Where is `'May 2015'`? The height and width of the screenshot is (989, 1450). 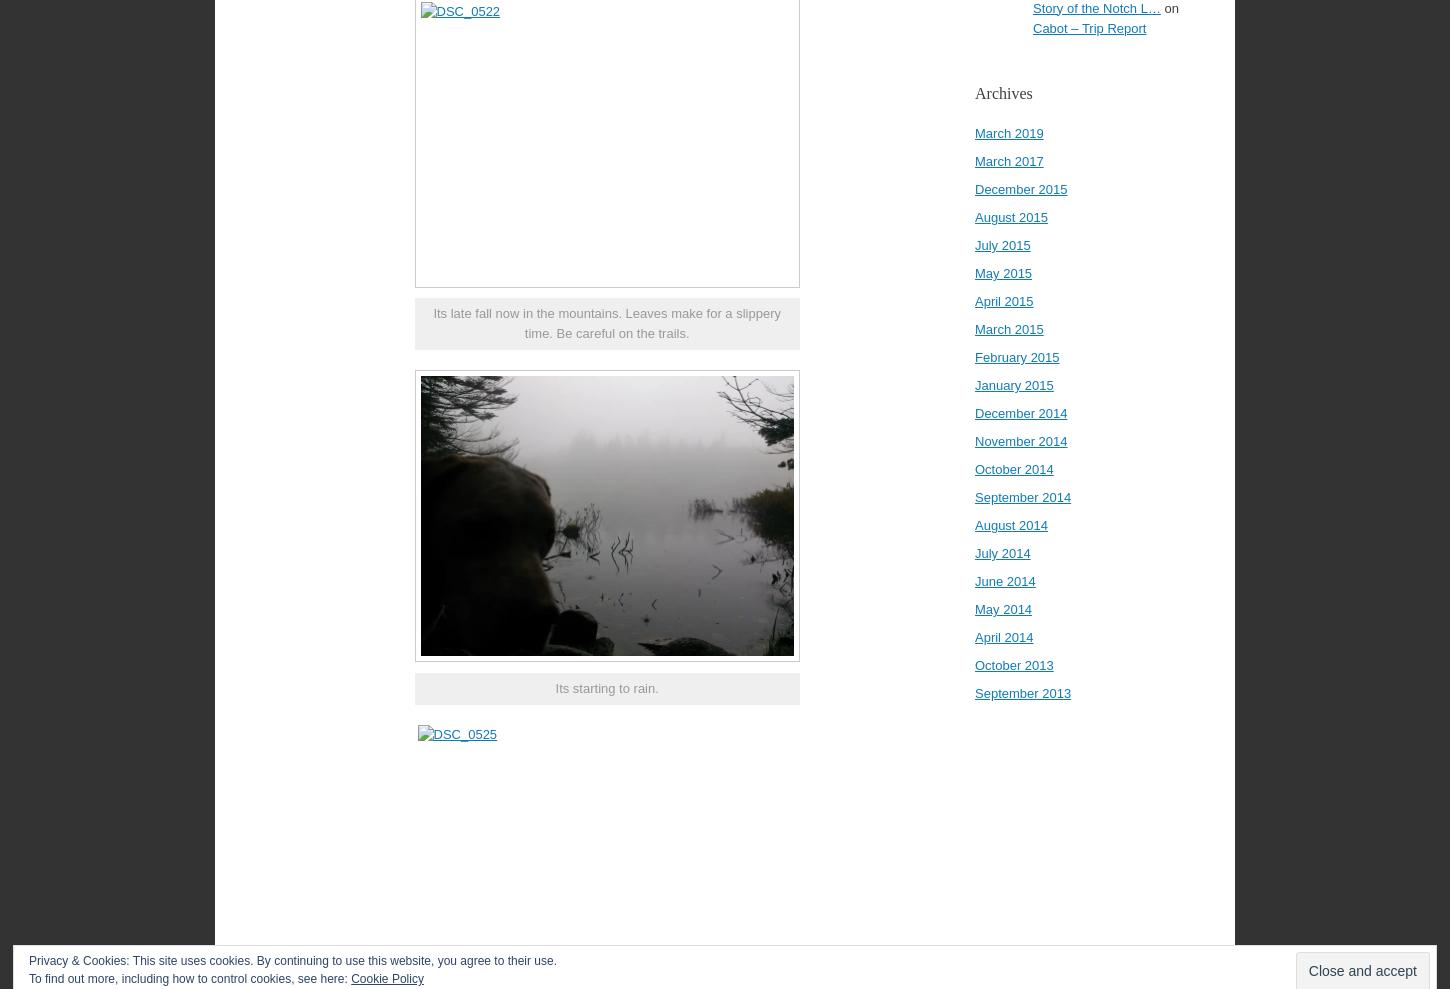
'May 2015' is located at coordinates (1003, 272).